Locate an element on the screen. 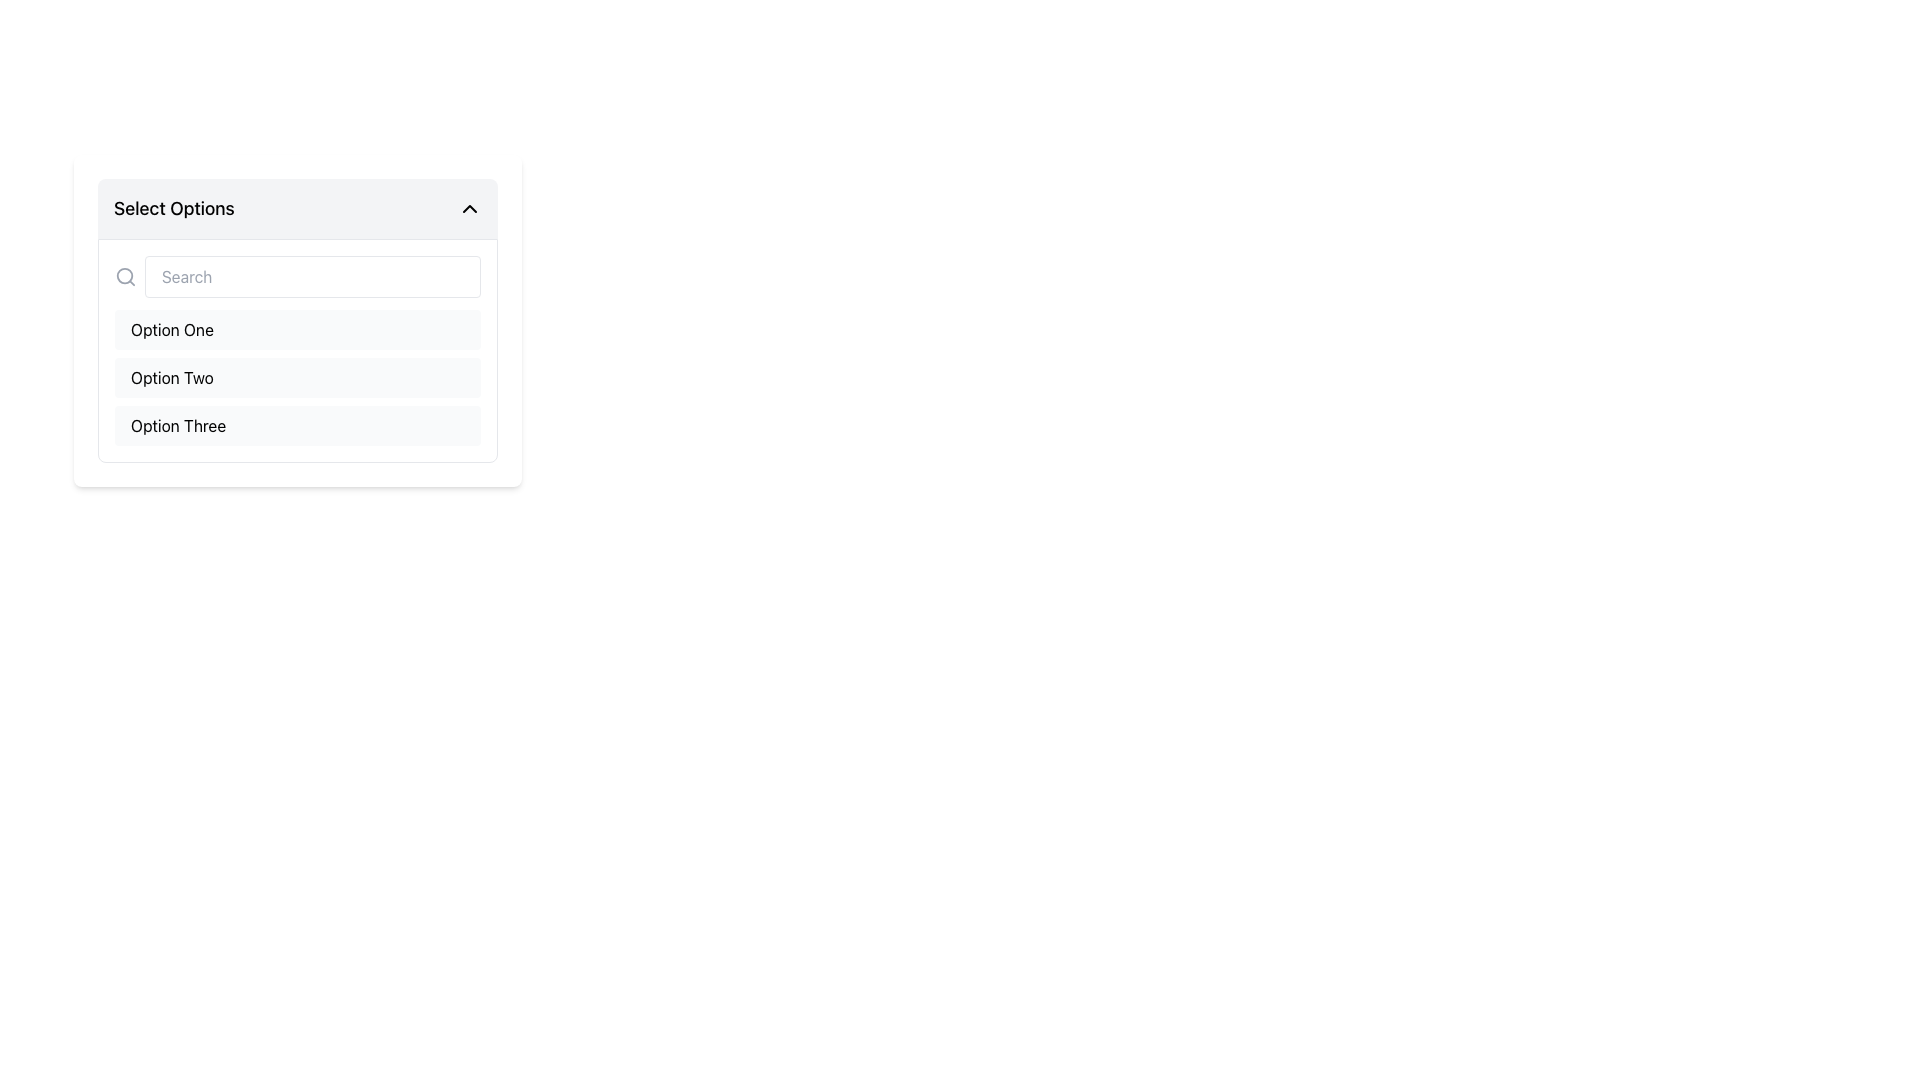 This screenshot has width=1920, height=1080. the search icon located to the left of the search input field within the 'Select Options' dropdown menu to observe any hover effects is located at coordinates (124, 277).